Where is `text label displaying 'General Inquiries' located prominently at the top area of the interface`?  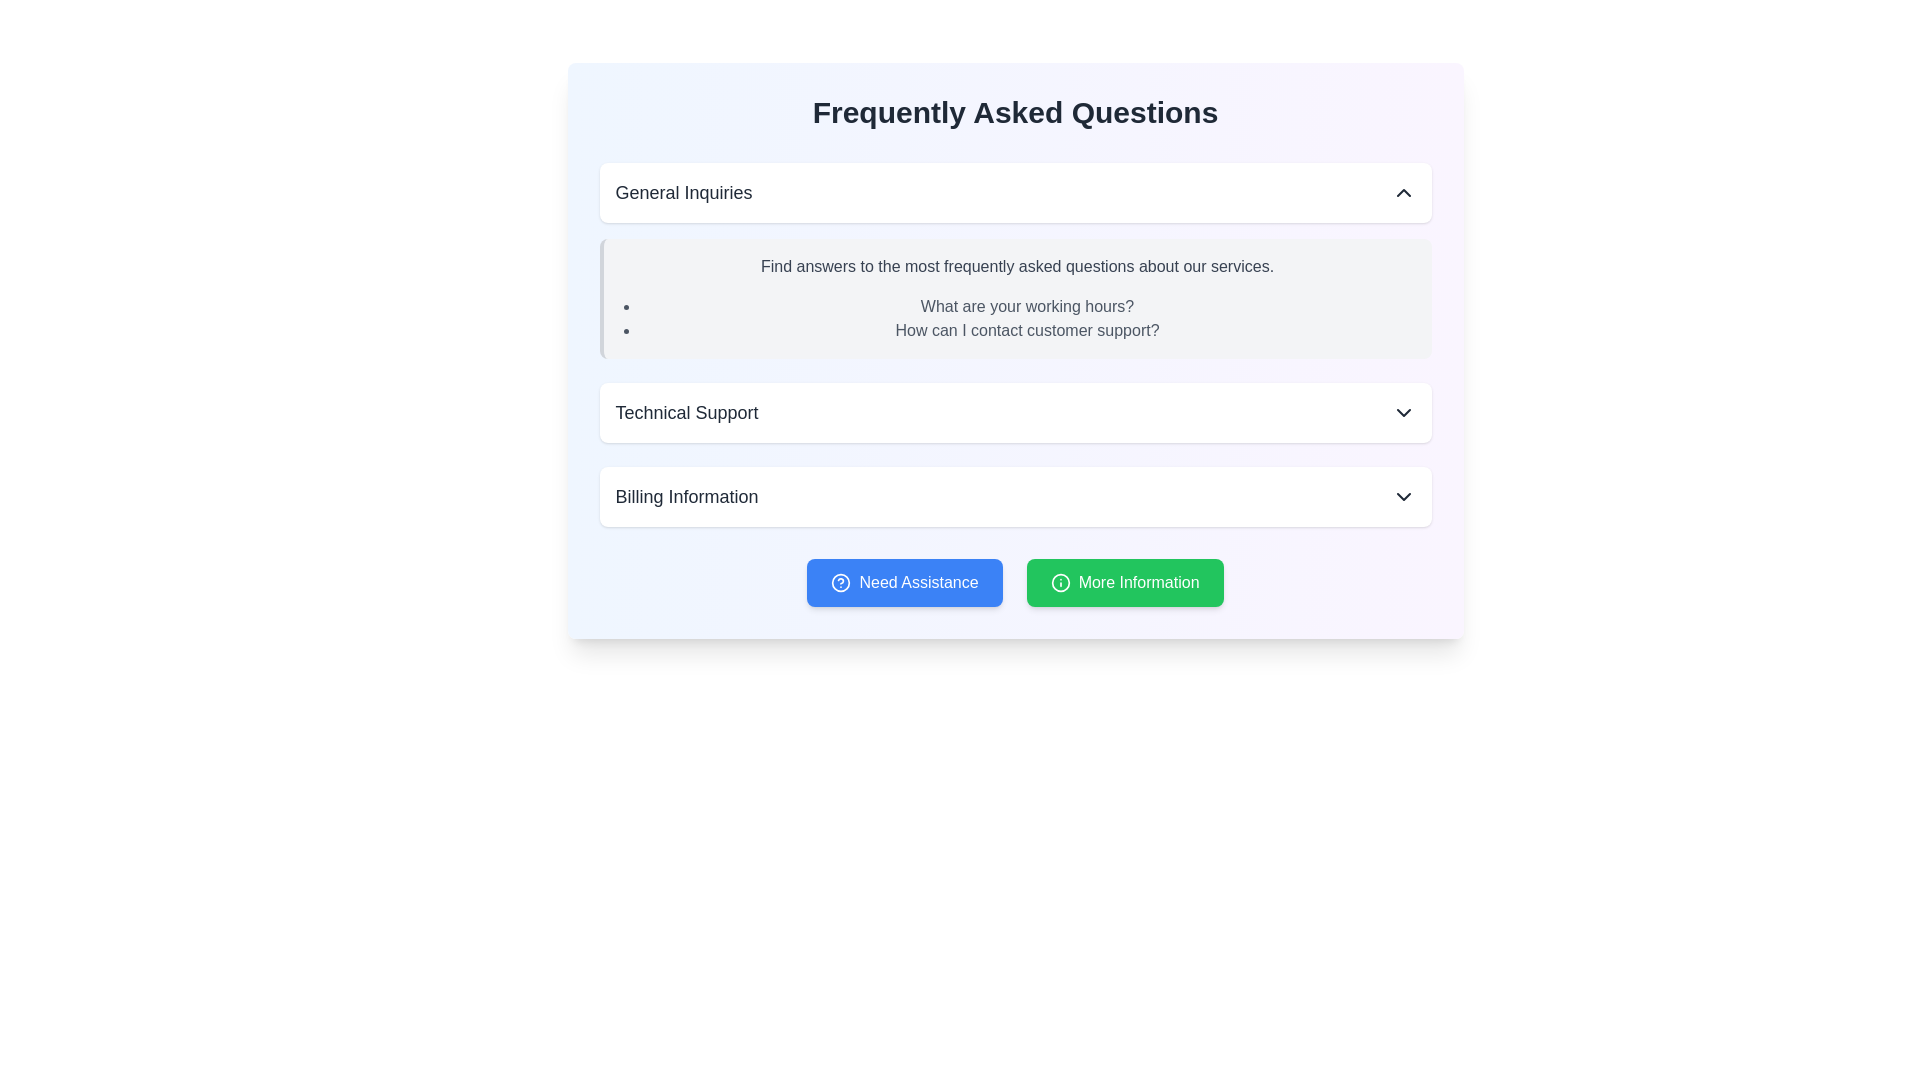
text label displaying 'General Inquiries' located prominently at the top area of the interface is located at coordinates (684, 192).